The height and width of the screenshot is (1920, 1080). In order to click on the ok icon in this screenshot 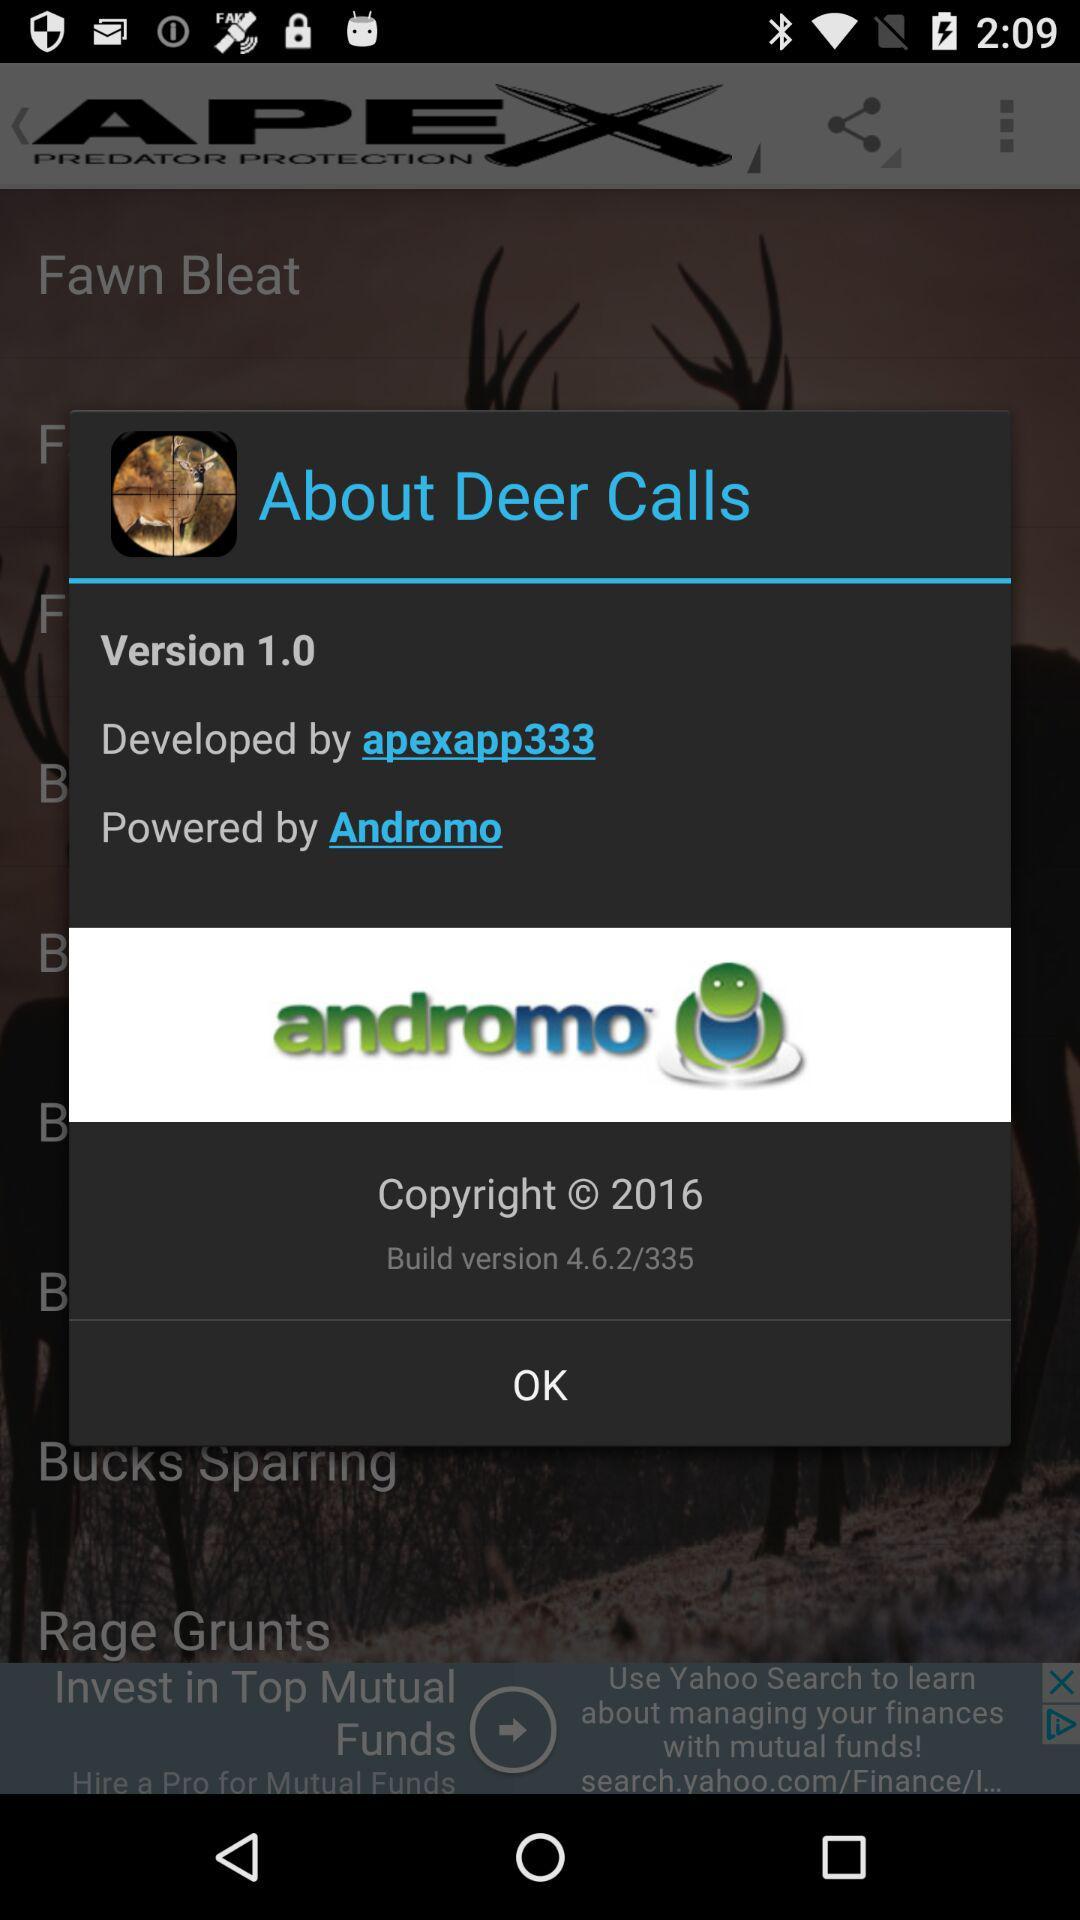, I will do `click(540, 1382)`.